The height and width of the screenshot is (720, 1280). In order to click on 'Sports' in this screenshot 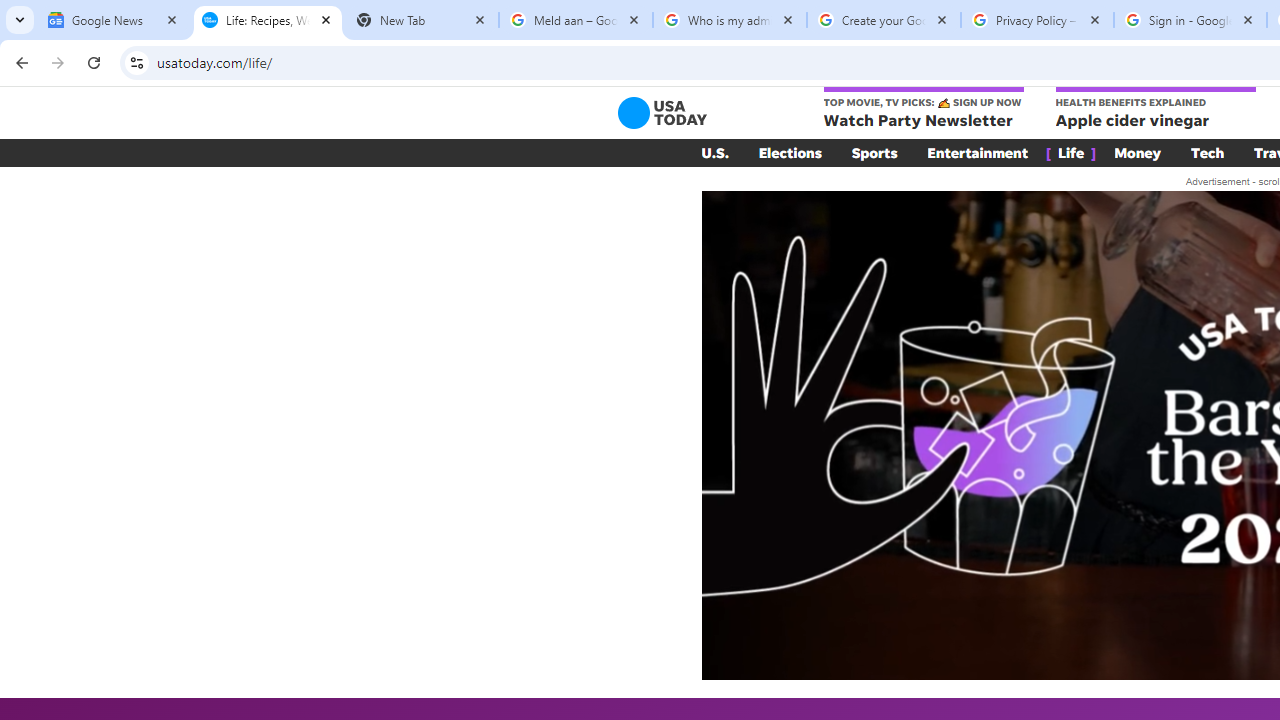, I will do `click(874, 152)`.